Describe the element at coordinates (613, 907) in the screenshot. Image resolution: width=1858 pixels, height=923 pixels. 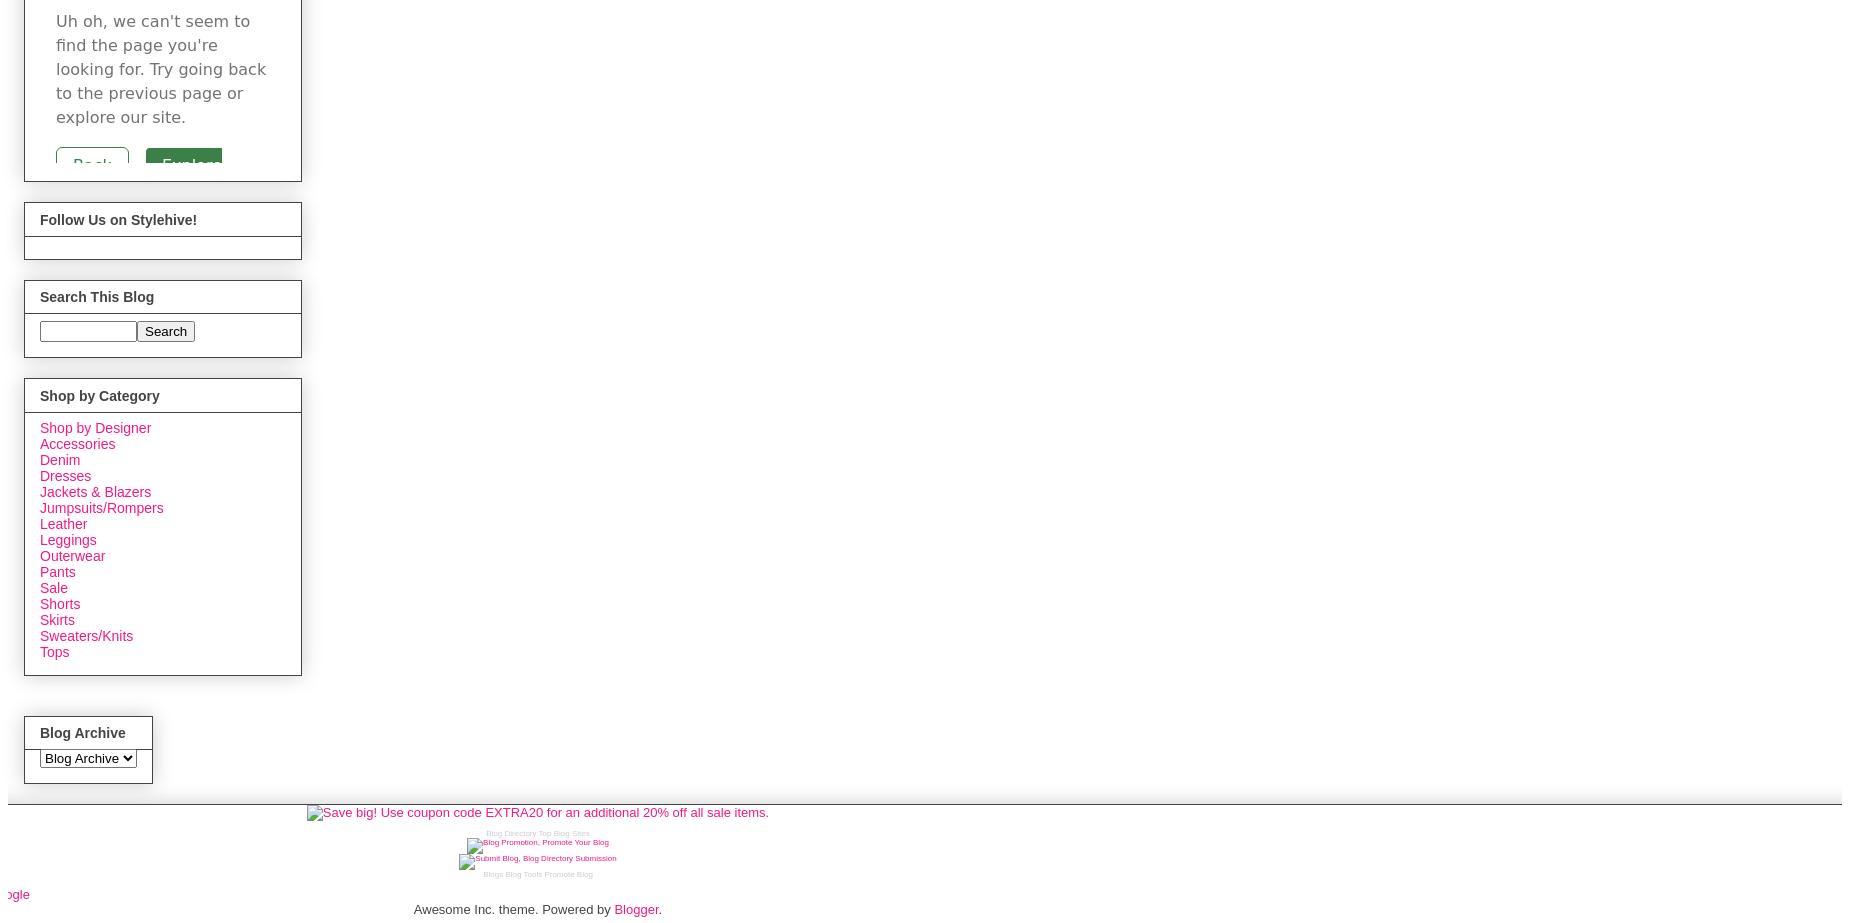
I see `'Blogger'` at that location.